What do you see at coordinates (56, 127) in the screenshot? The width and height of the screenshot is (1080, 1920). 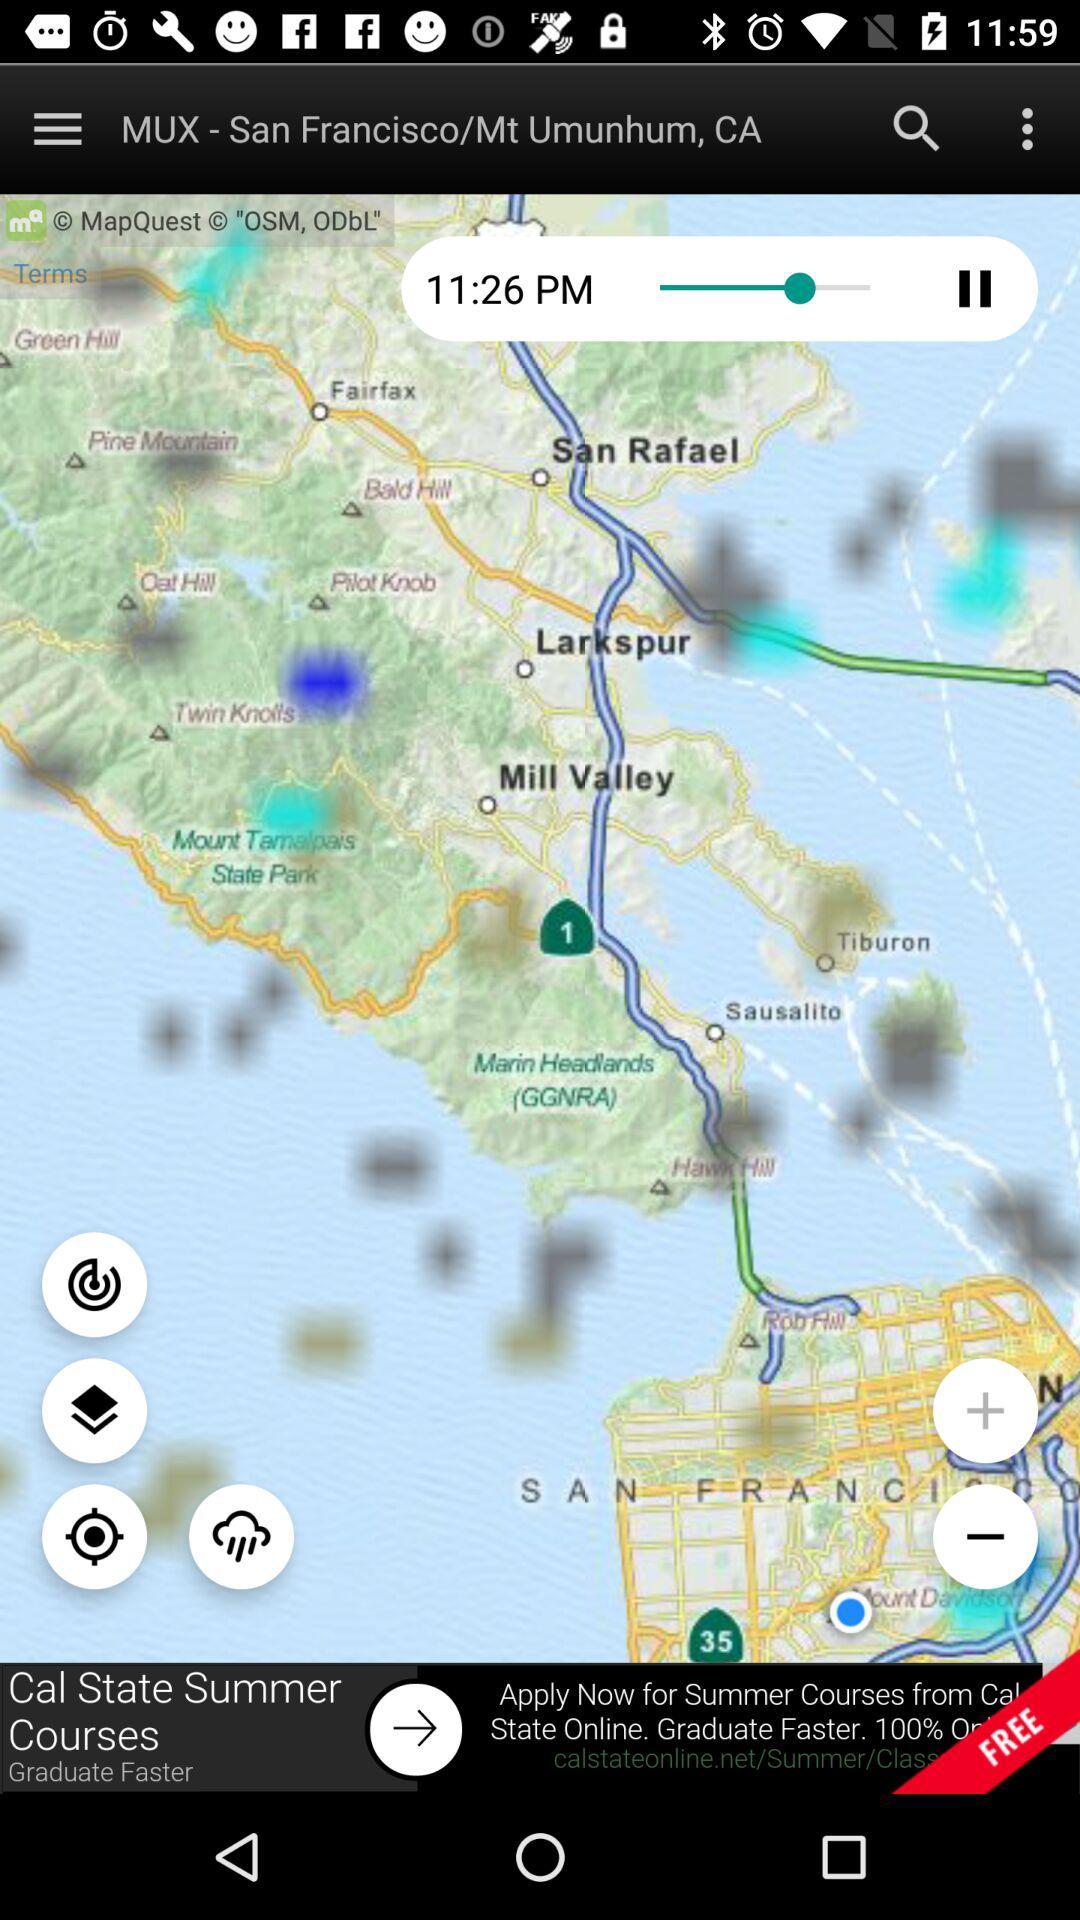 I see `the menu icon` at bounding box center [56, 127].